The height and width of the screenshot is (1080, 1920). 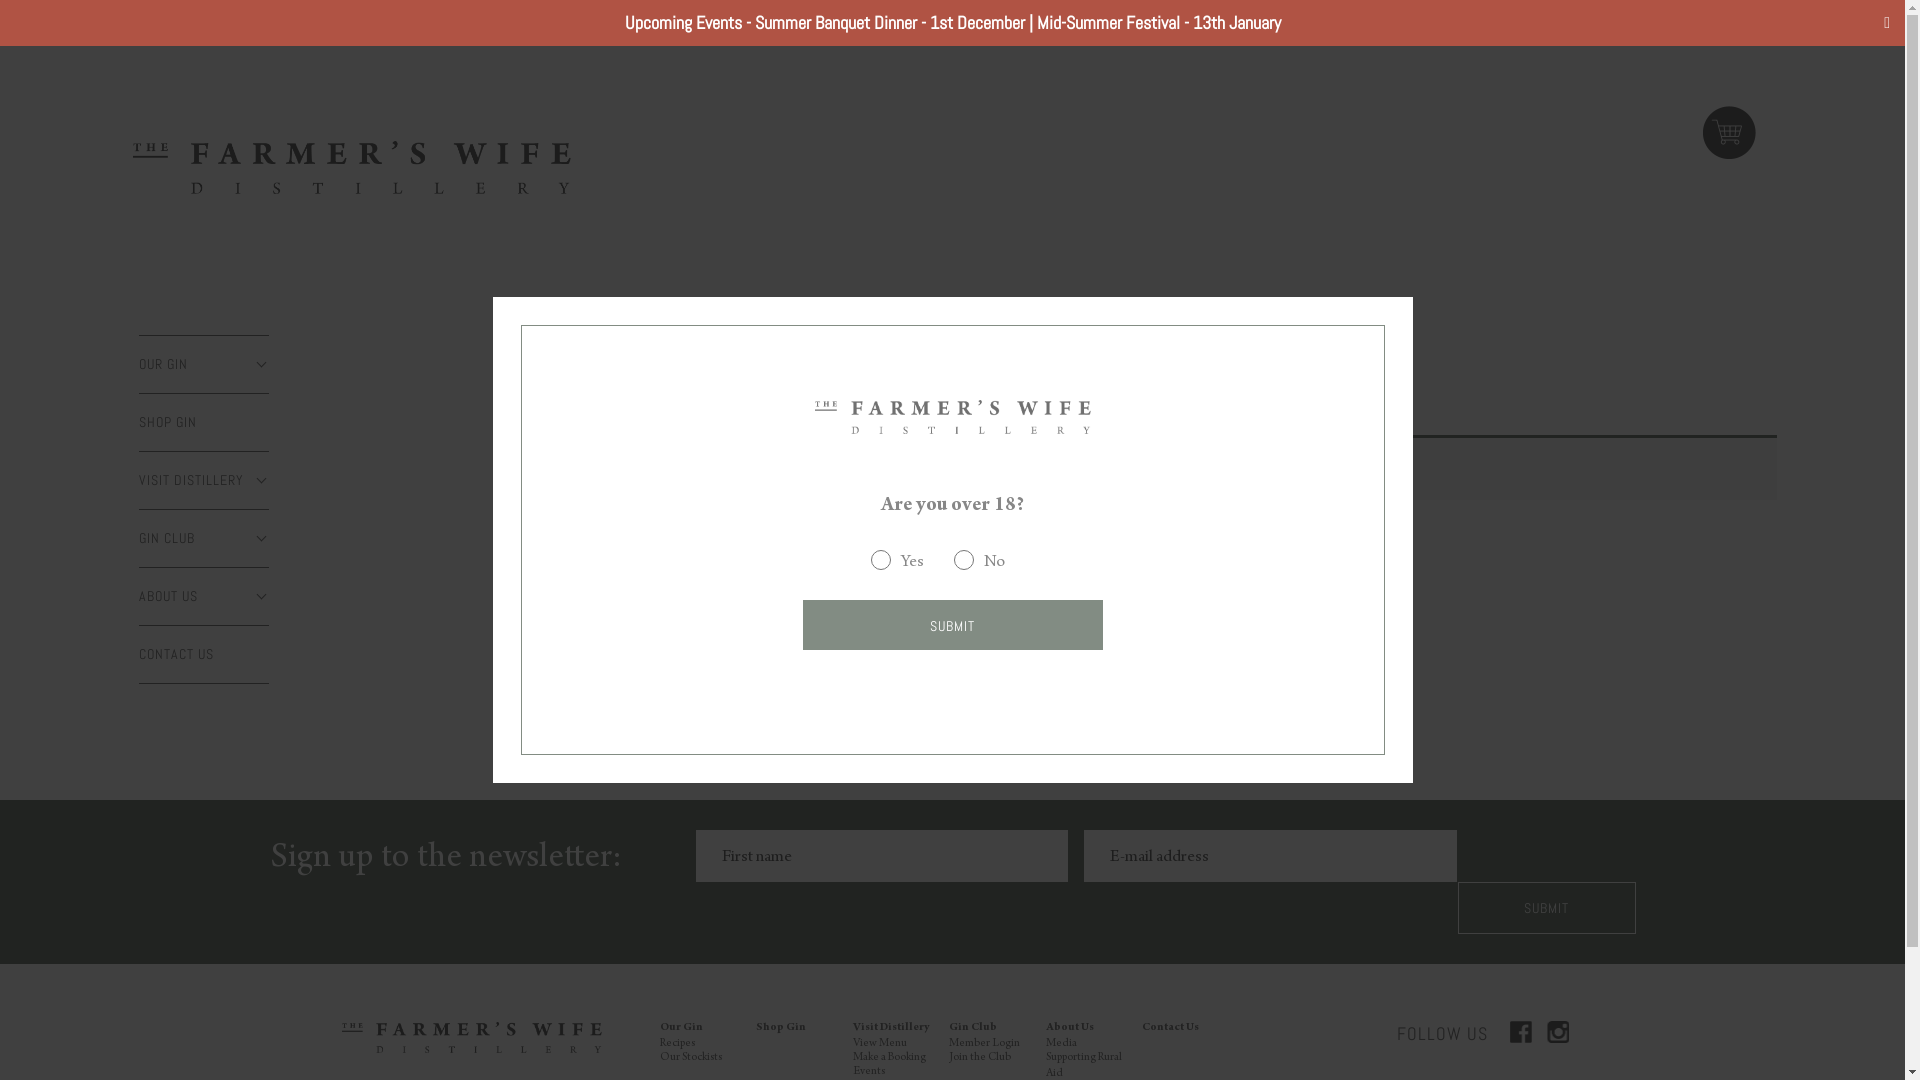 What do you see at coordinates (1544, 1032) in the screenshot?
I see `'instagram'` at bounding box center [1544, 1032].